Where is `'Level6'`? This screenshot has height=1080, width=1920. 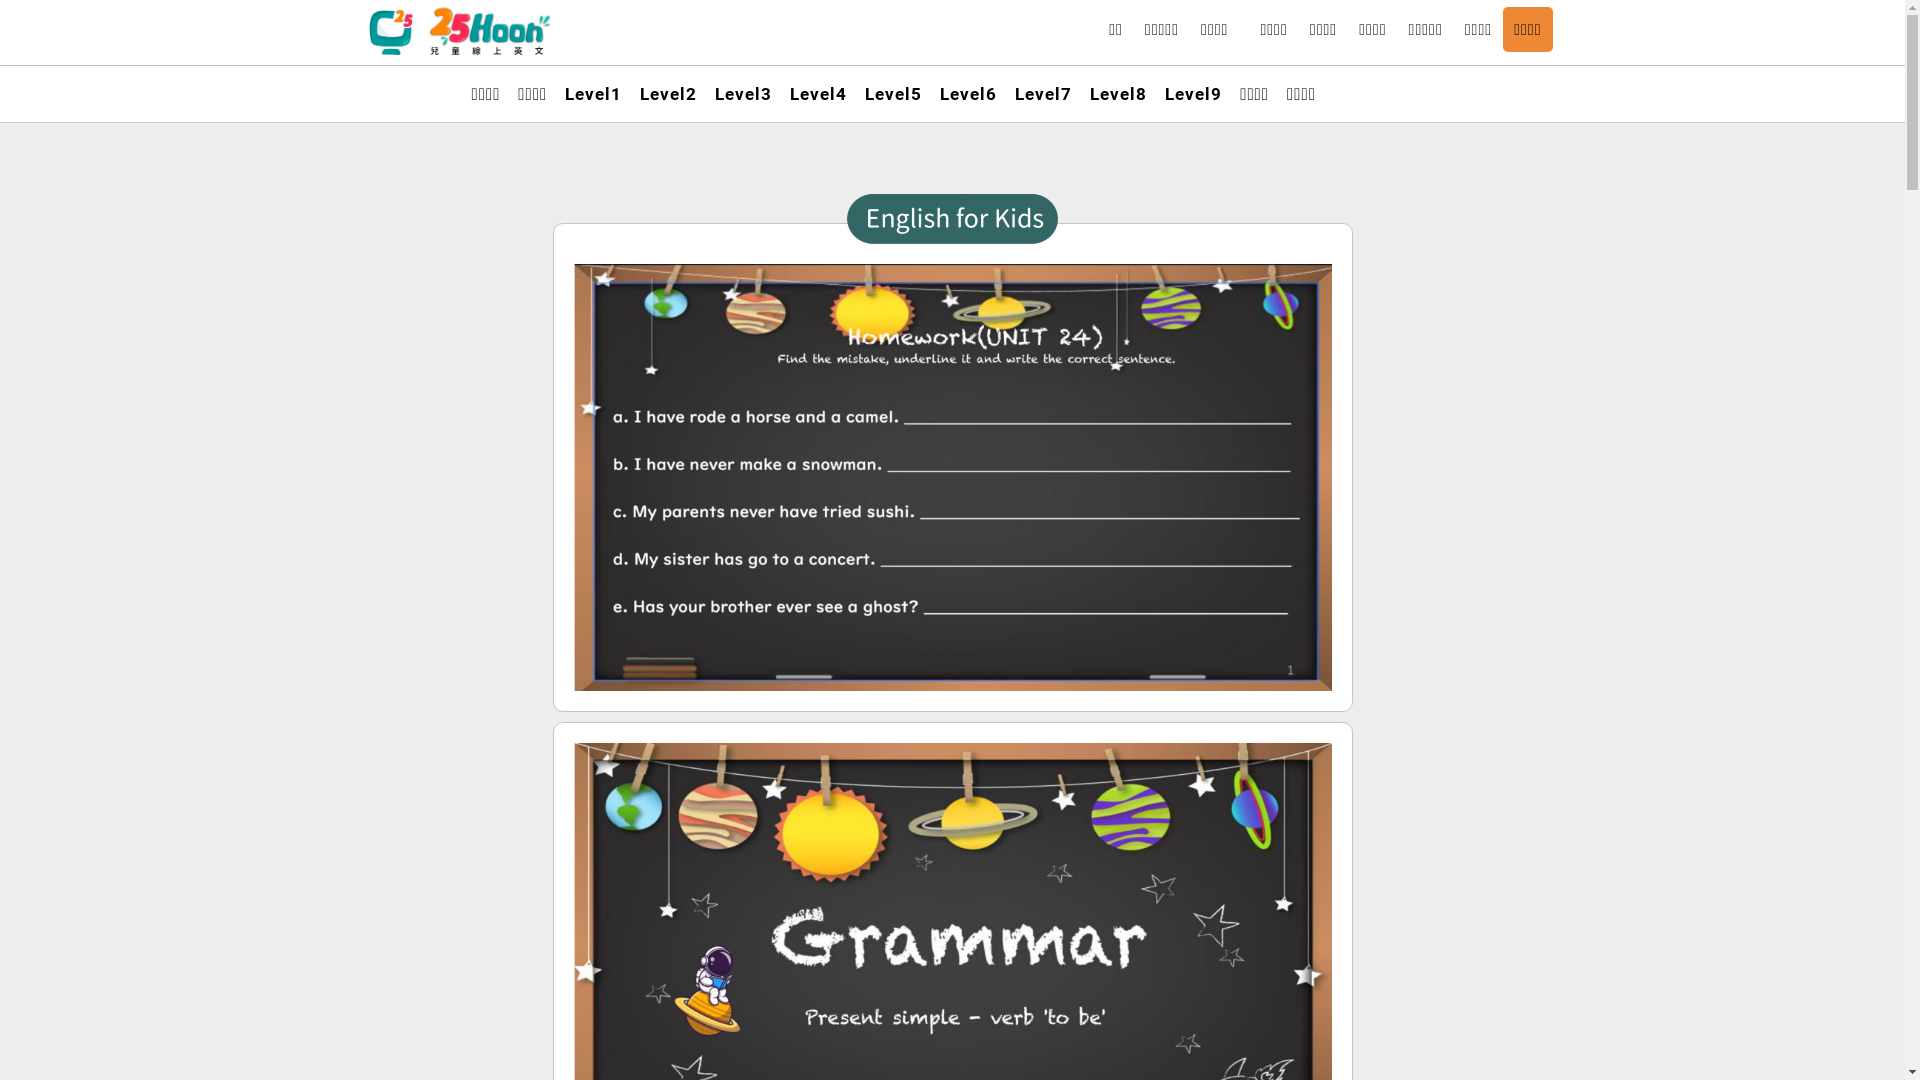
'Level6' is located at coordinates (968, 93).